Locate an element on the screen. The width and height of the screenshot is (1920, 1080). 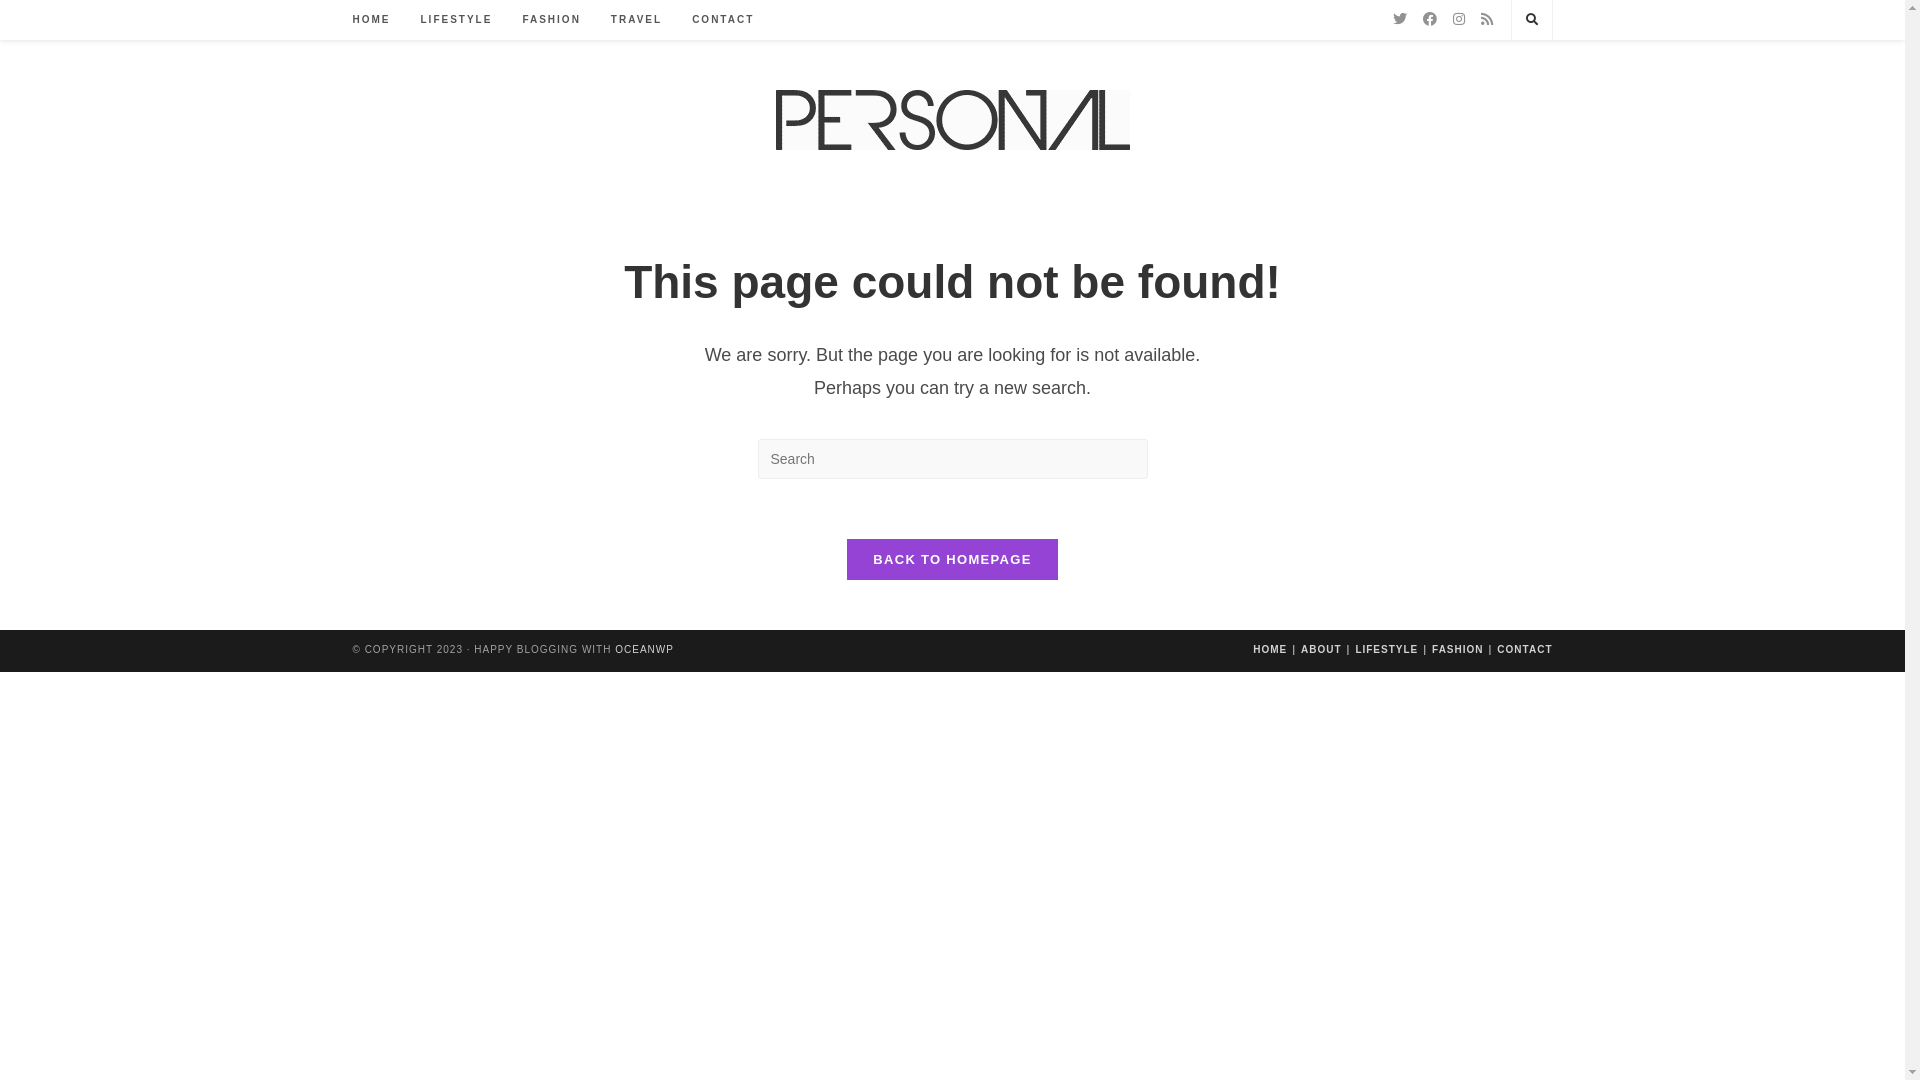
'CONTACT' is located at coordinates (1497, 649).